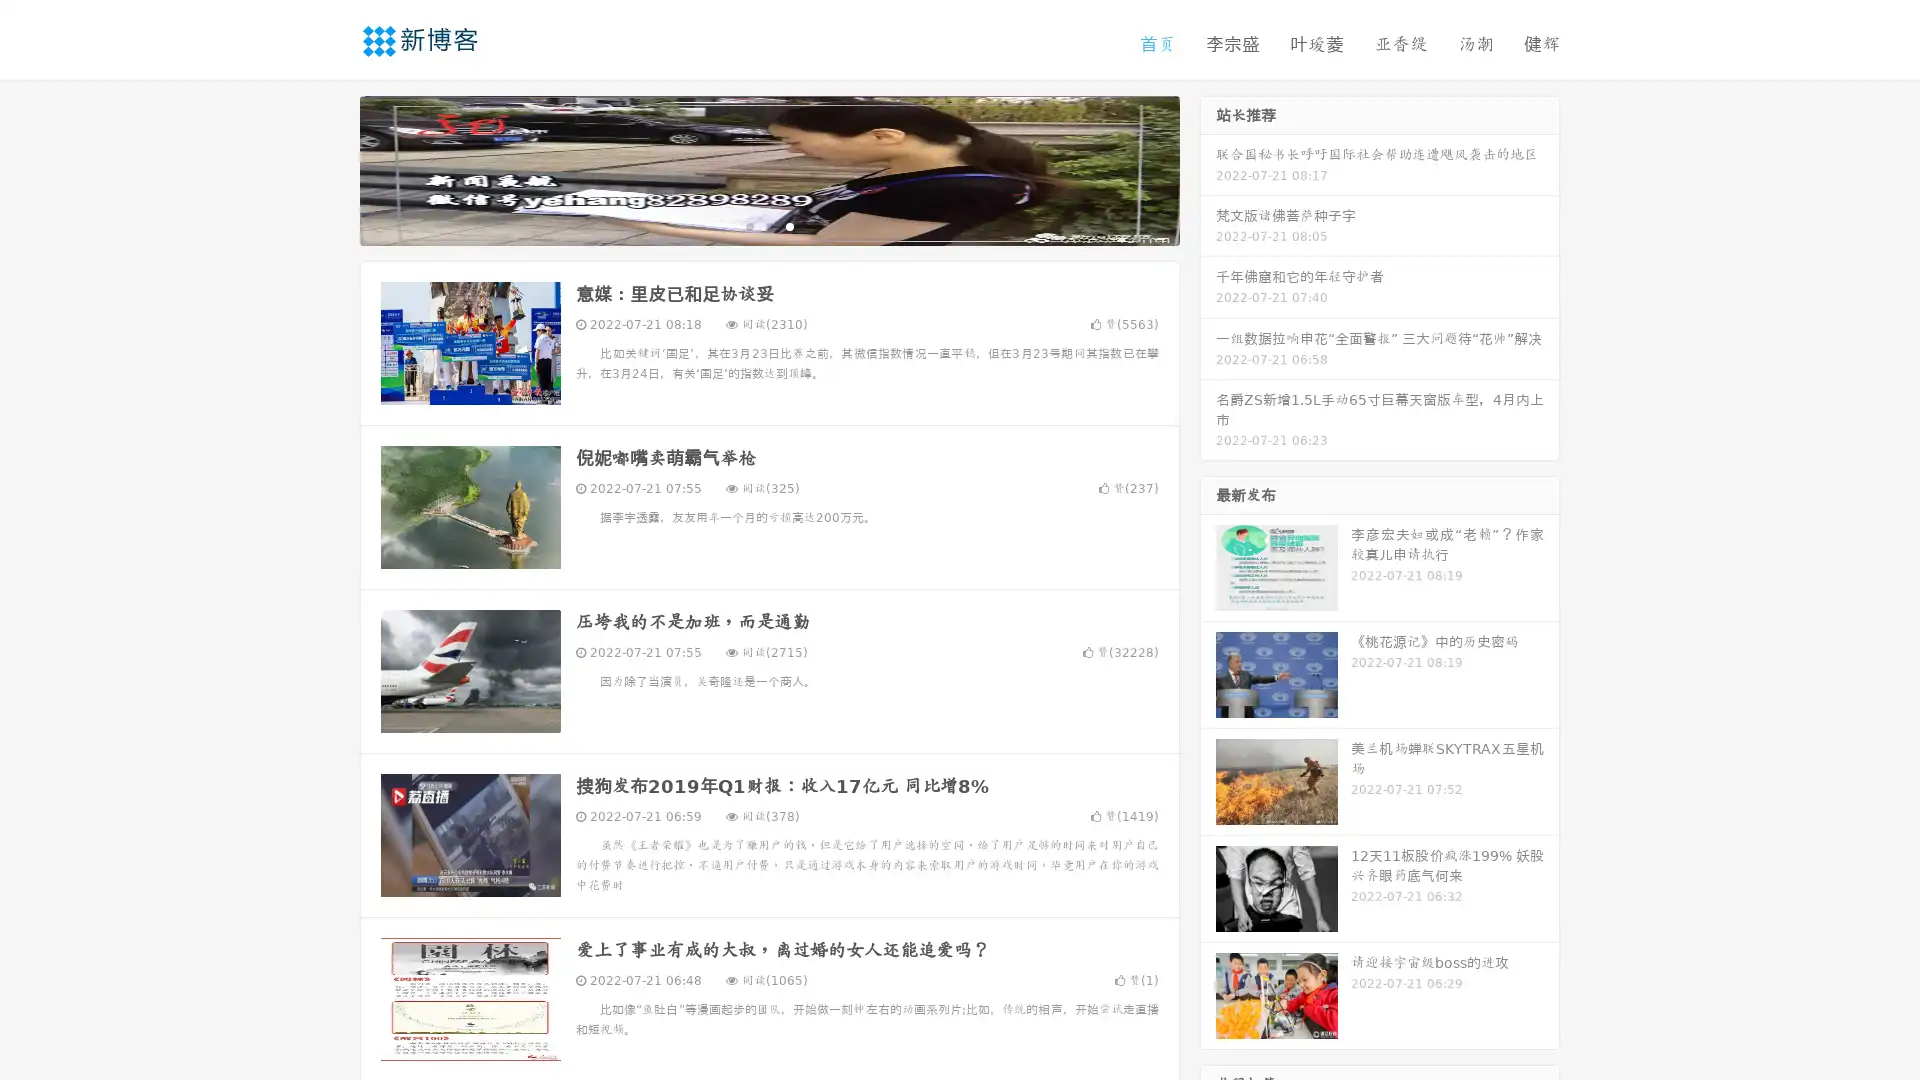 This screenshot has height=1080, width=1920. I want to click on Go to slide 2, so click(768, 225).